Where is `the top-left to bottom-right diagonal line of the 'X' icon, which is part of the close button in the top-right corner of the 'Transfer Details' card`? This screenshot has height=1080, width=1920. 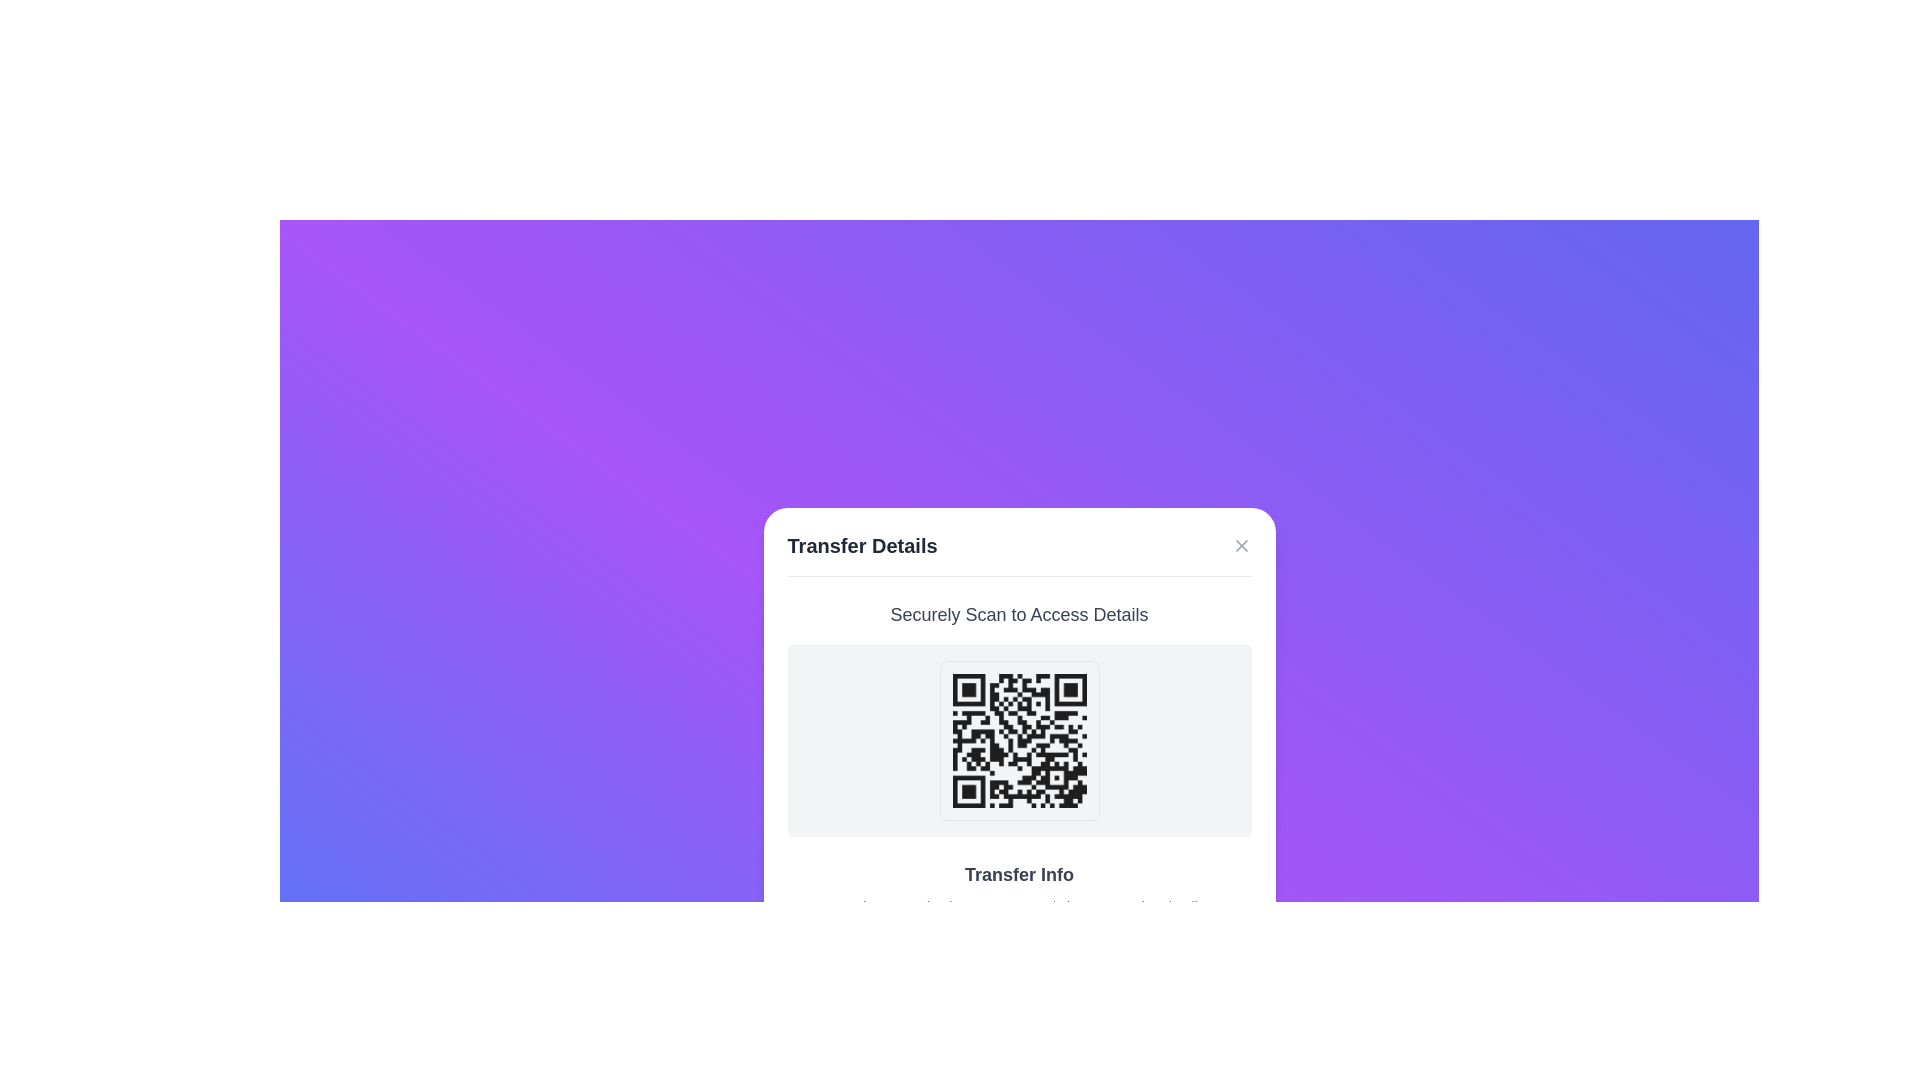
the top-left to bottom-right diagonal line of the 'X' icon, which is part of the close button in the top-right corner of the 'Transfer Details' card is located at coordinates (1240, 545).